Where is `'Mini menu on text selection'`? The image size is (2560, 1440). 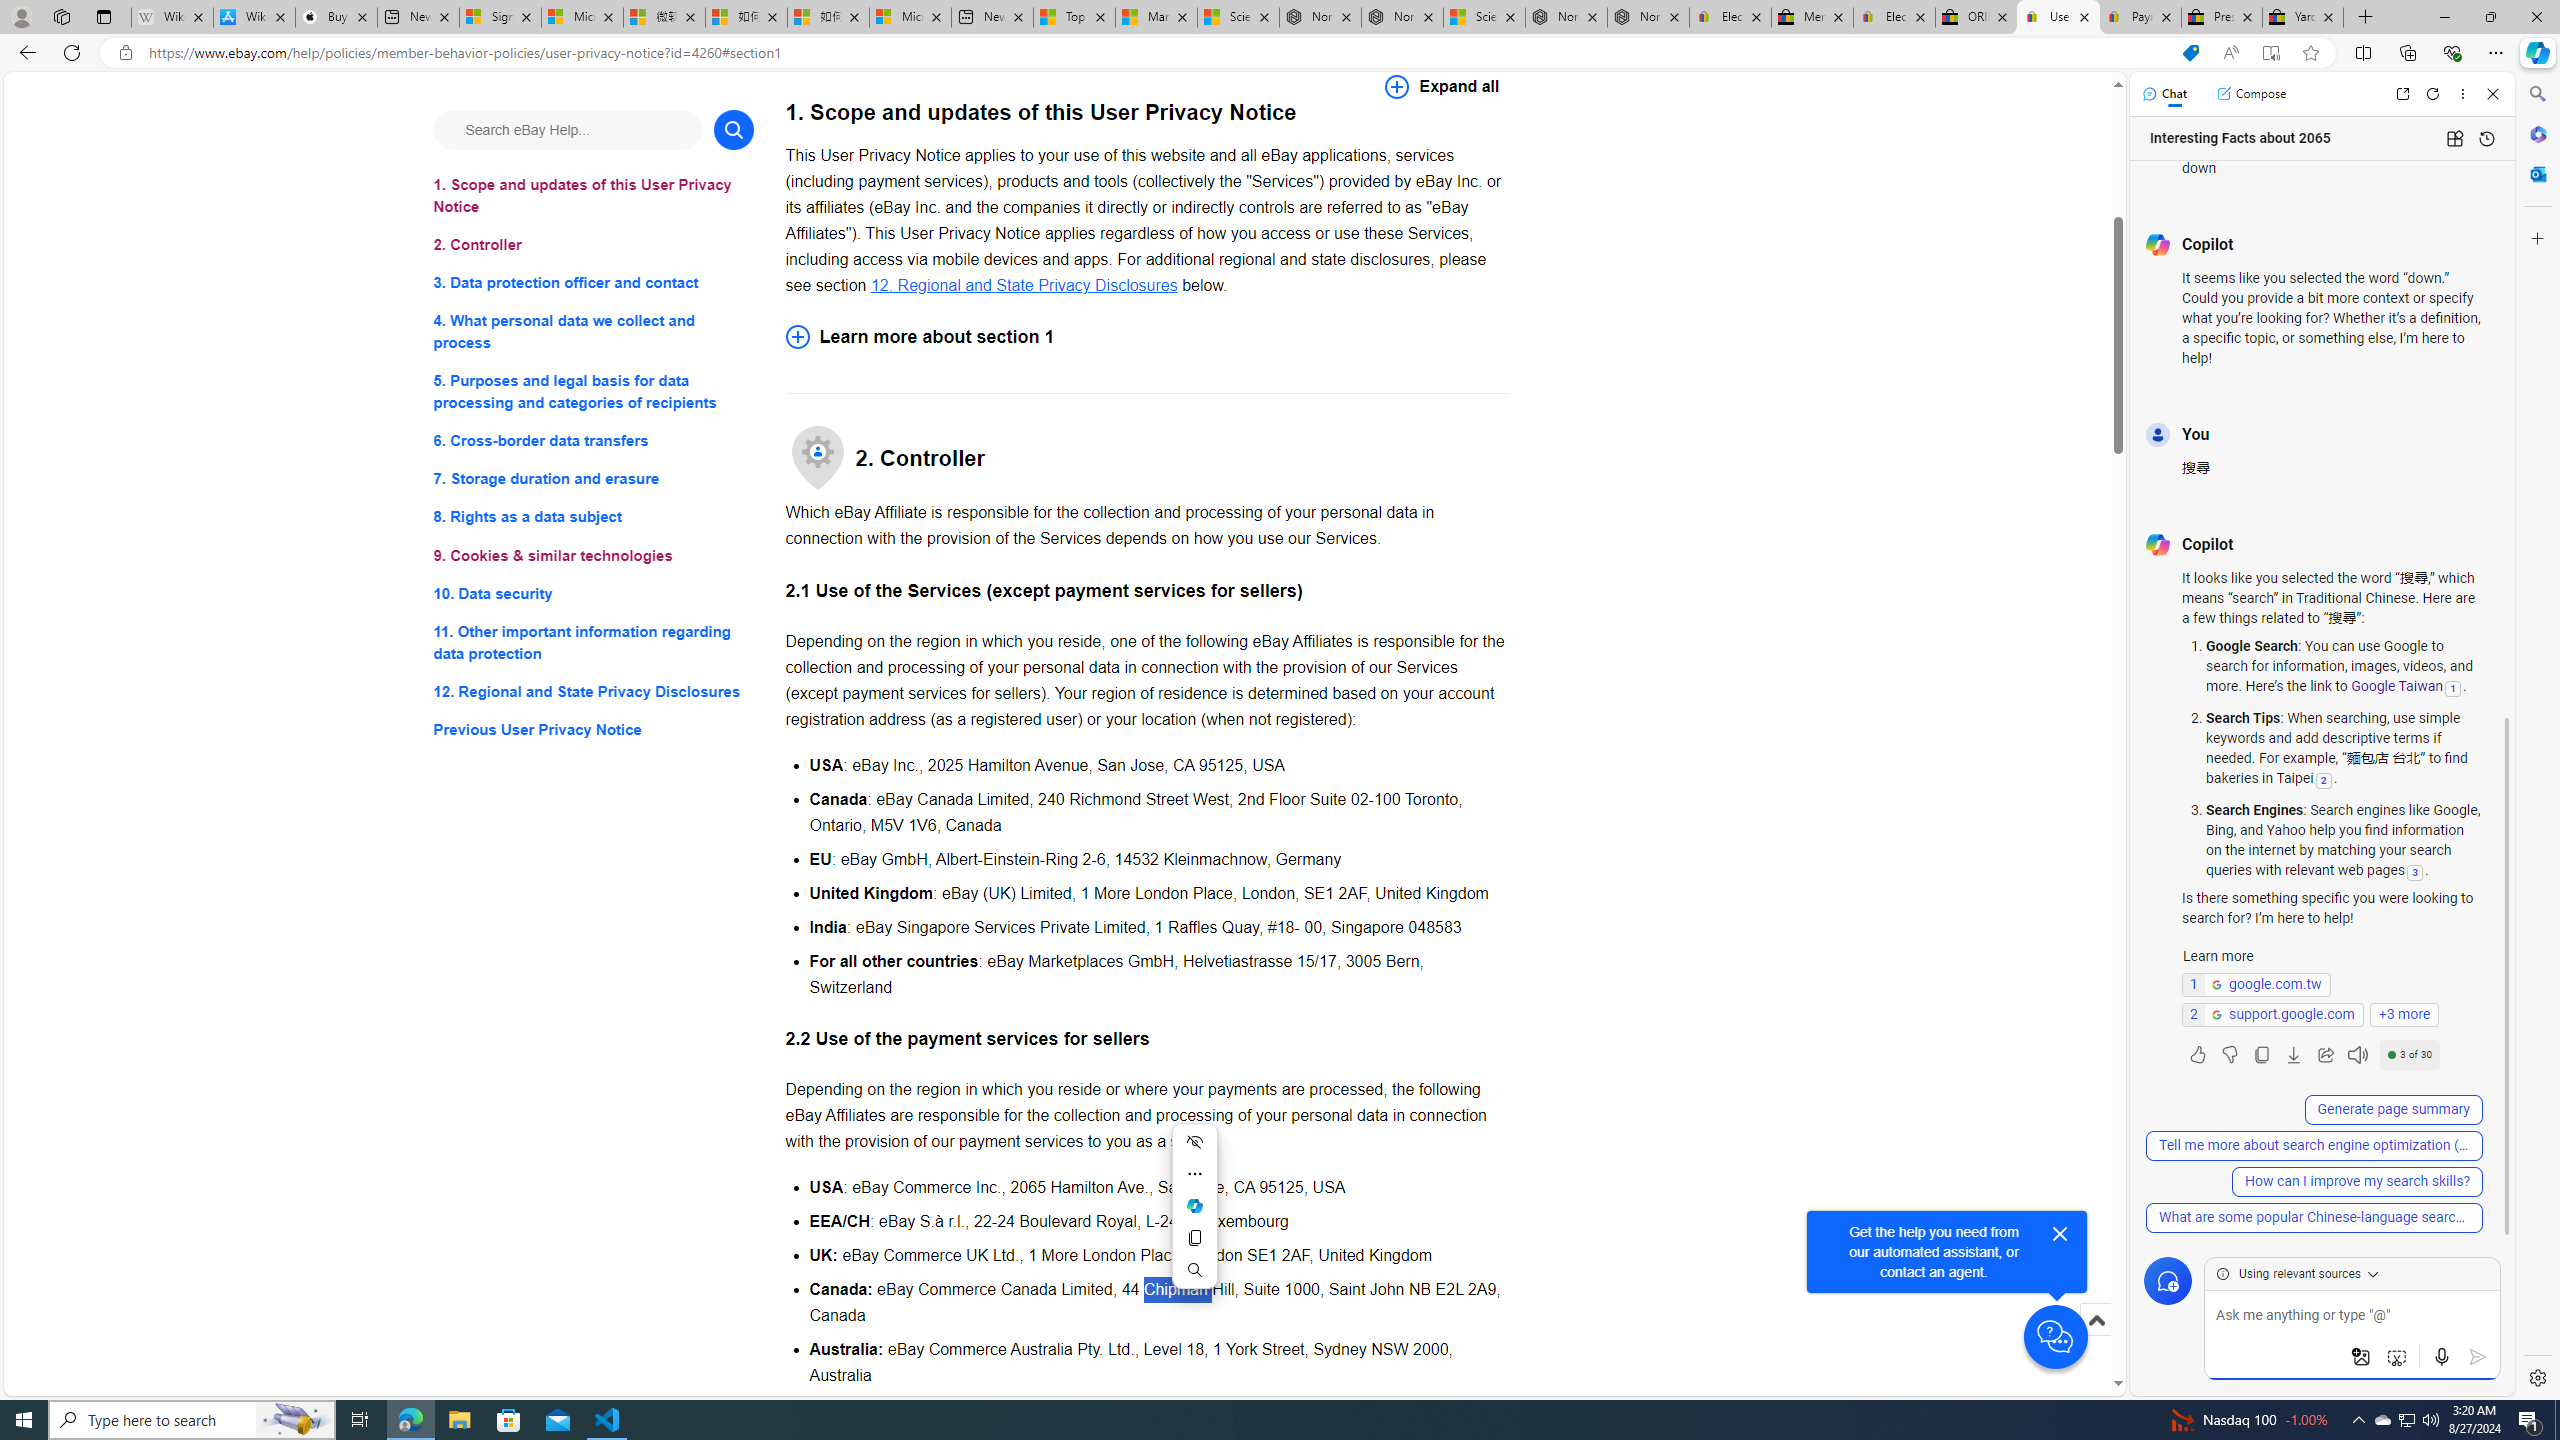
'Mini menu on text selection' is located at coordinates (1194, 1206).